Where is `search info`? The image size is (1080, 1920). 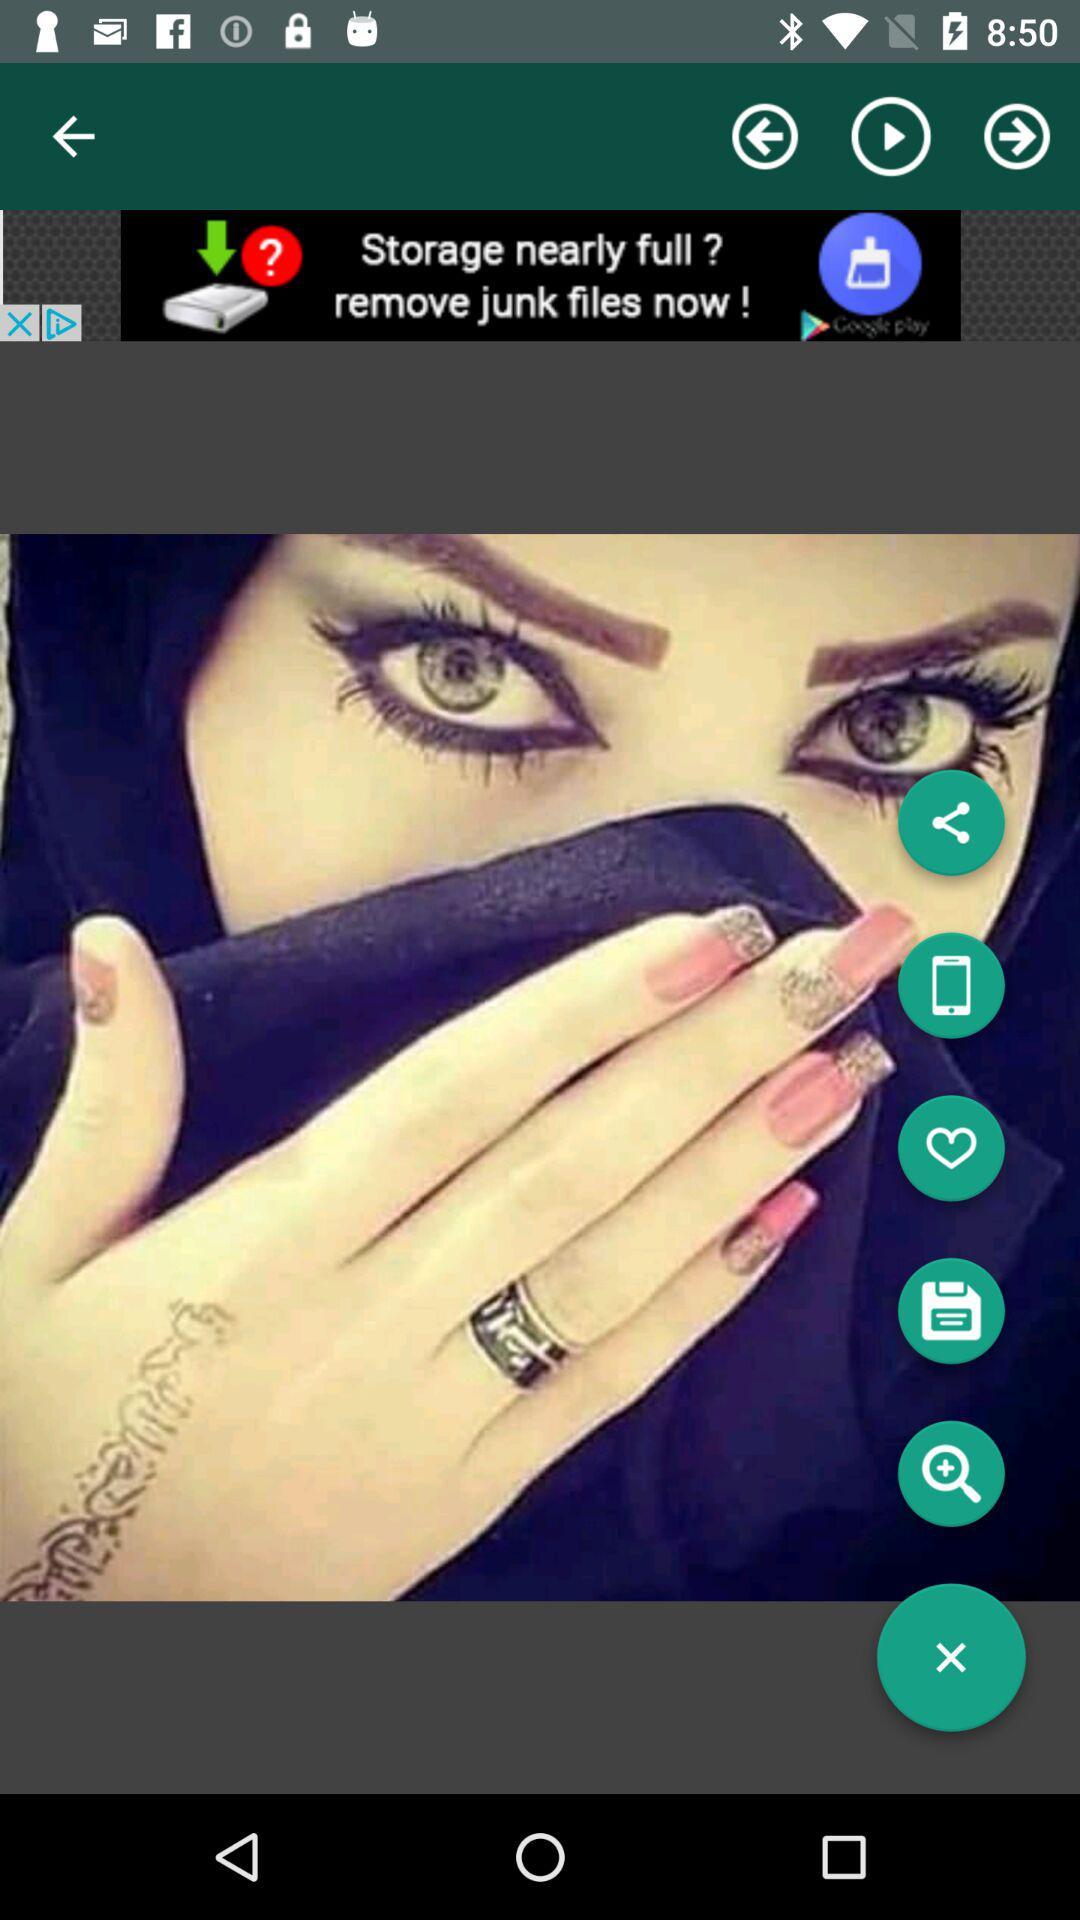
search info is located at coordinates (950, 1481).